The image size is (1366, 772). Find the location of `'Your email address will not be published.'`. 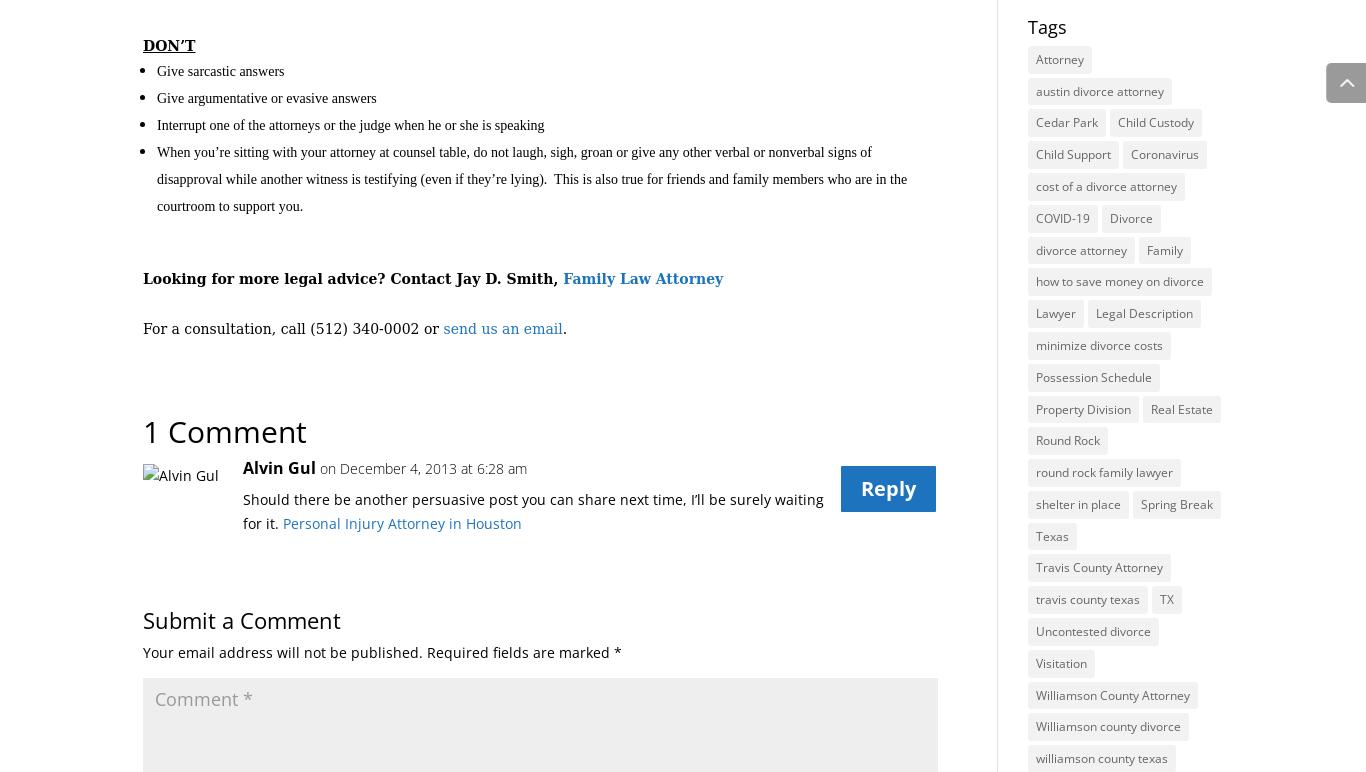

'Your email address will not be published.' is located at coordinates (283, 651).